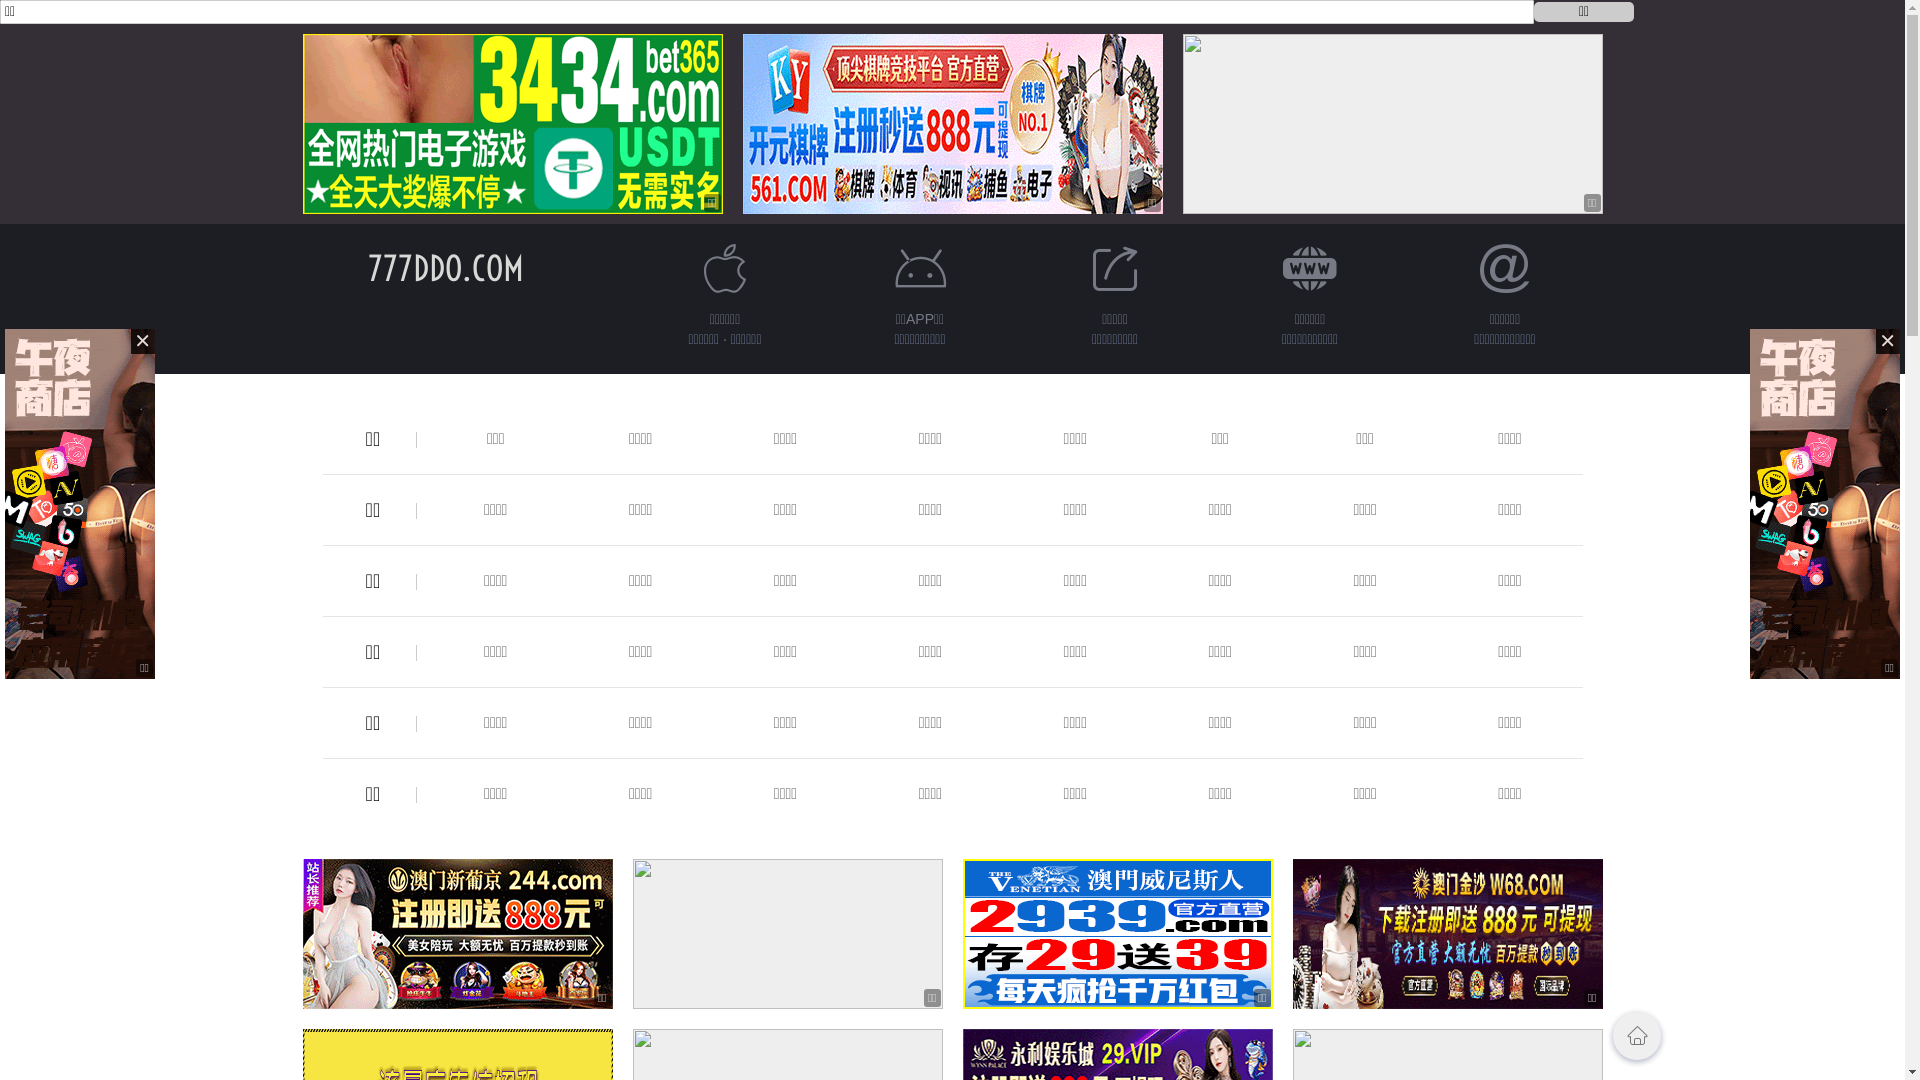 This screenshot has height=1080, width=1920. I want to click on '777DDO.COM', so click(368, 267).